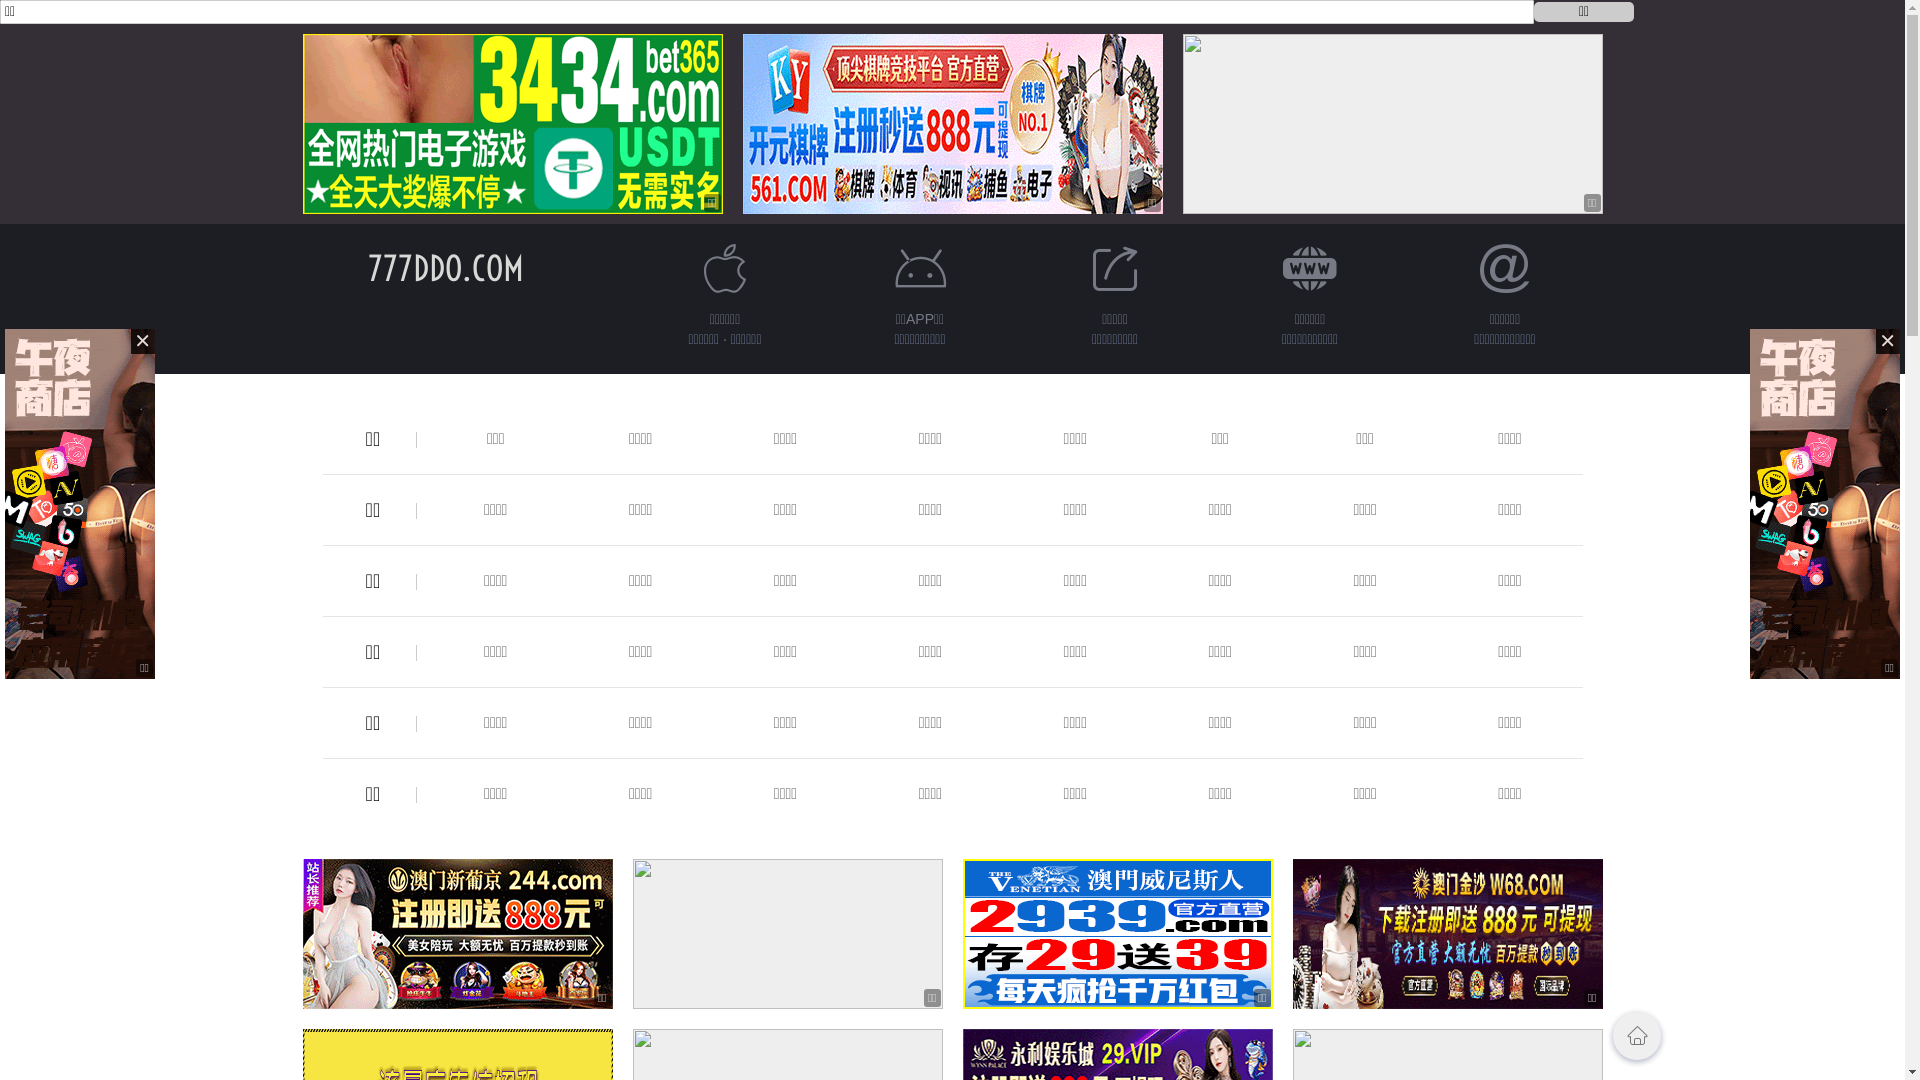 This screenshot has height=1080, width=1920. I want to click on '777DDO.COM', so click(368, 267).